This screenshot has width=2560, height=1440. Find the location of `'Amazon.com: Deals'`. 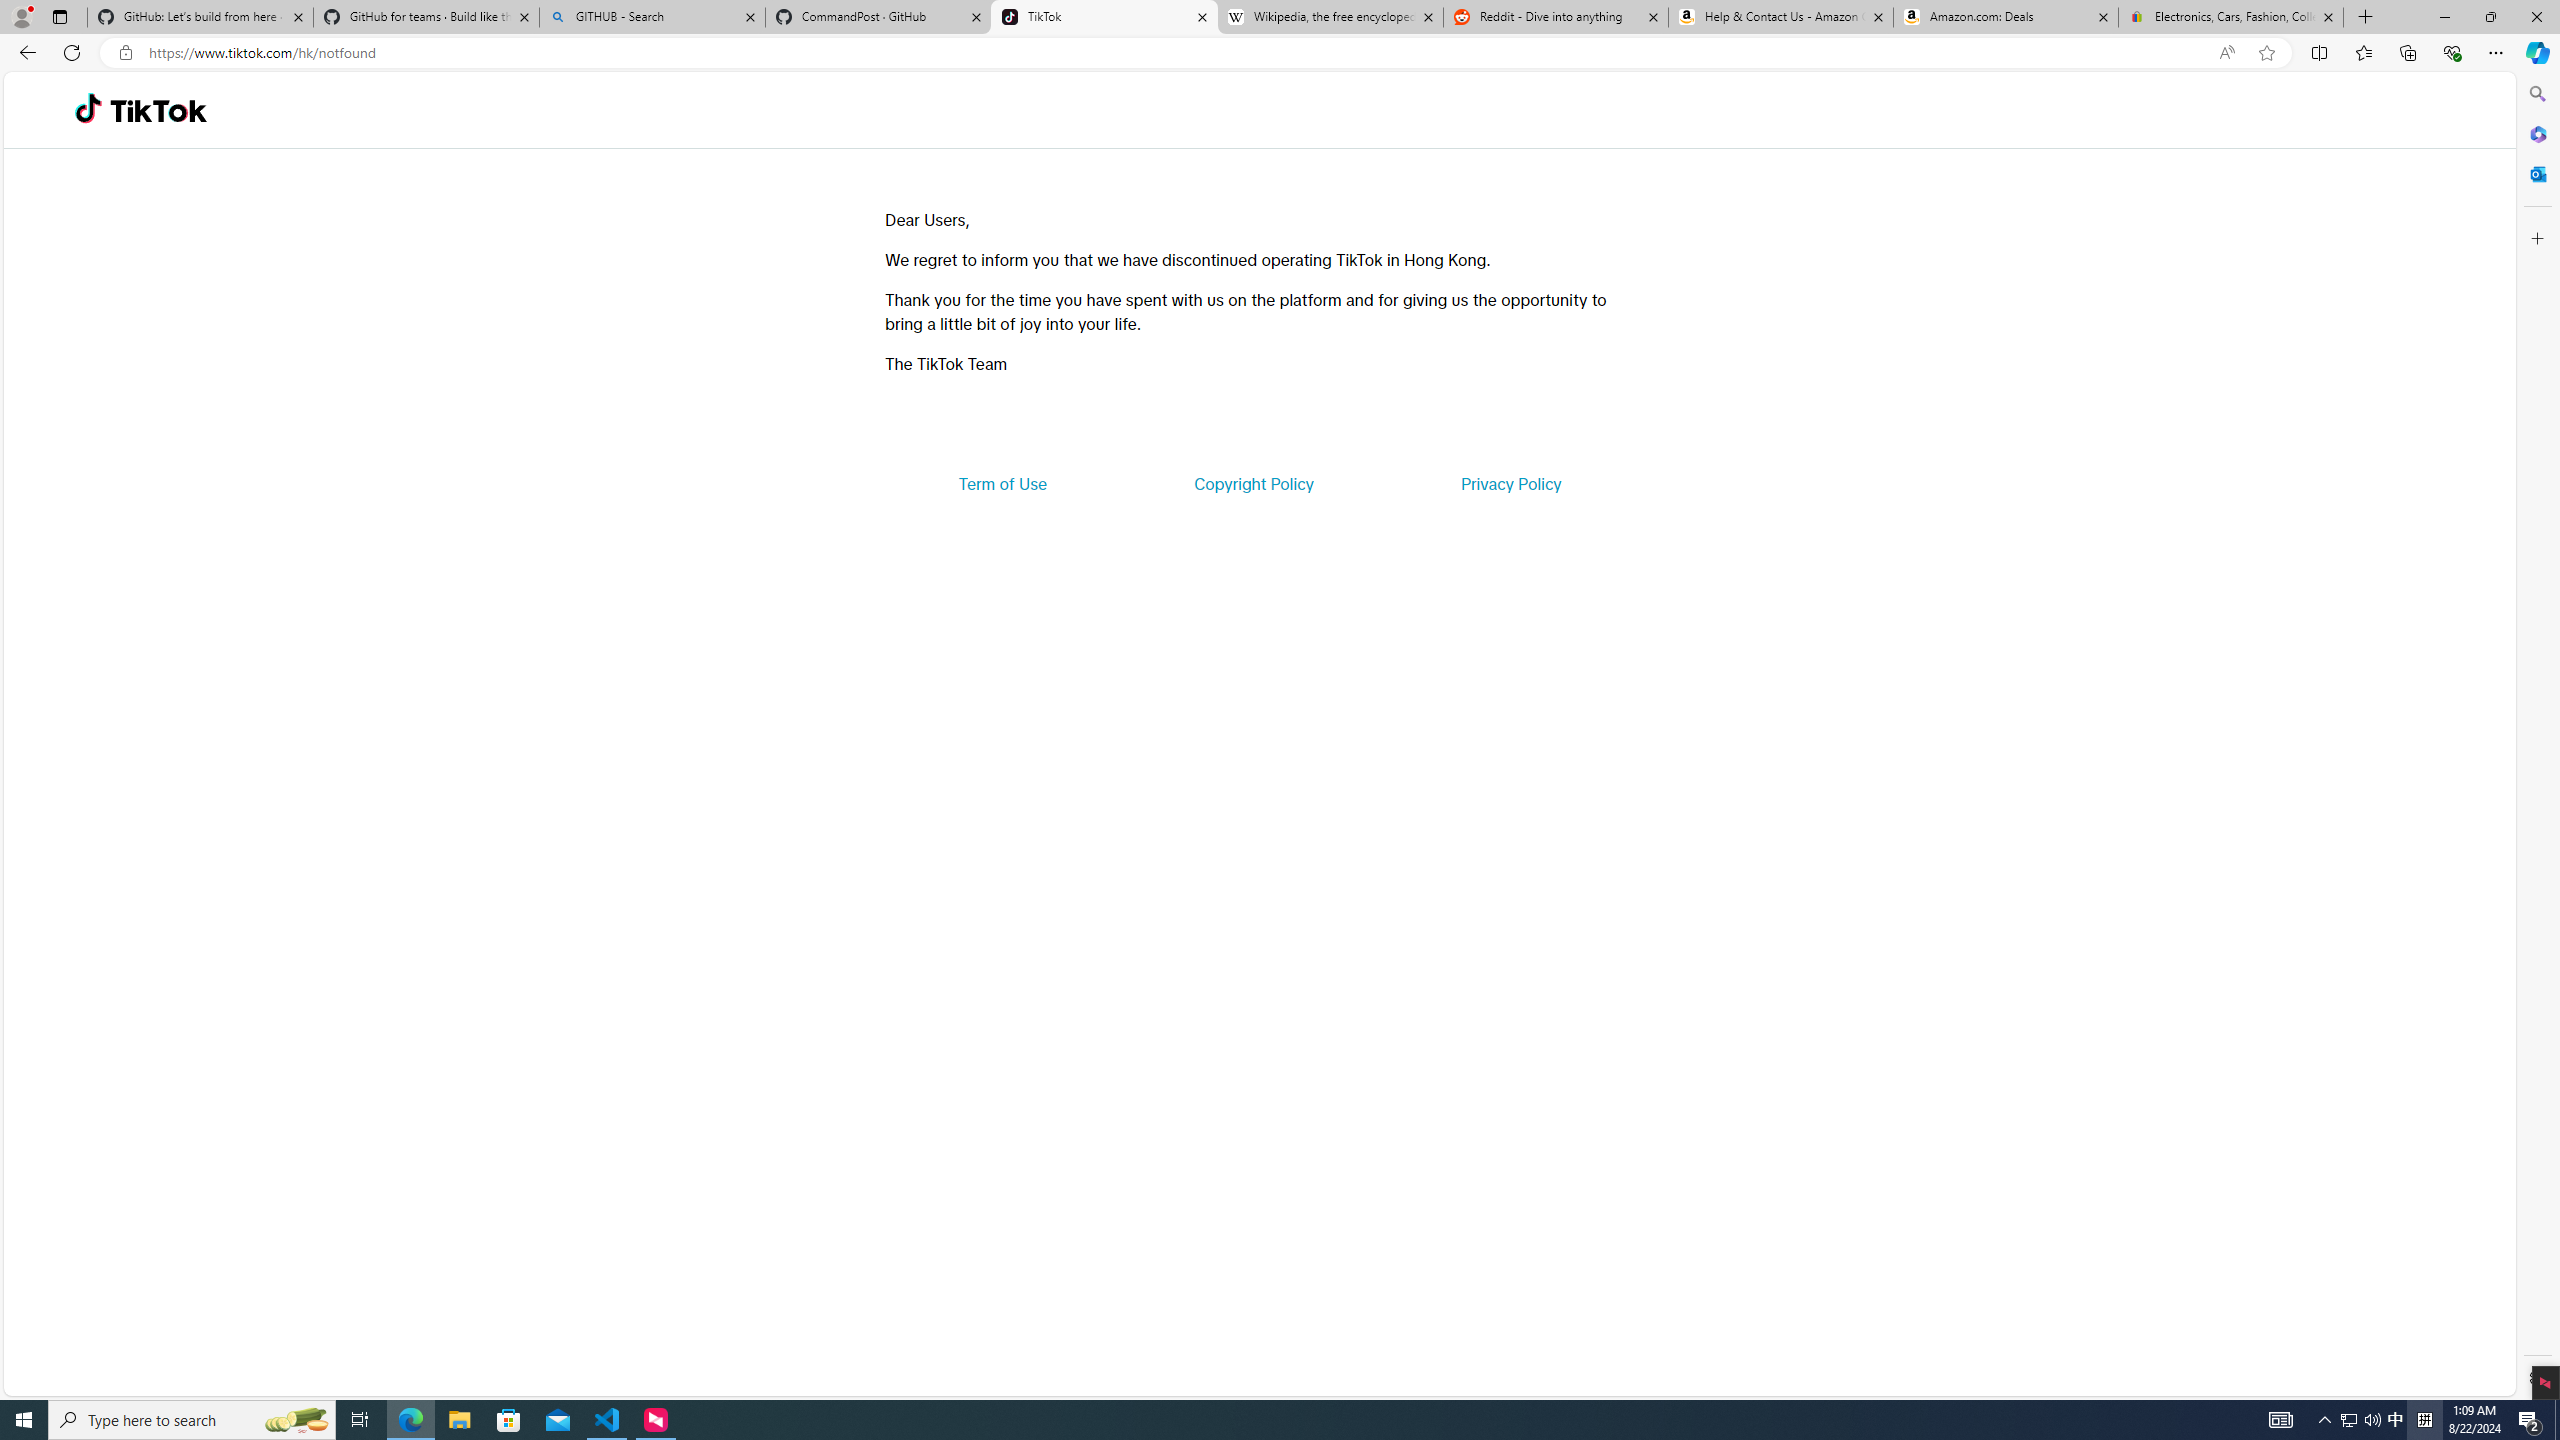

'Amazon.com: Deals' is located at coordinates (2005, 16).